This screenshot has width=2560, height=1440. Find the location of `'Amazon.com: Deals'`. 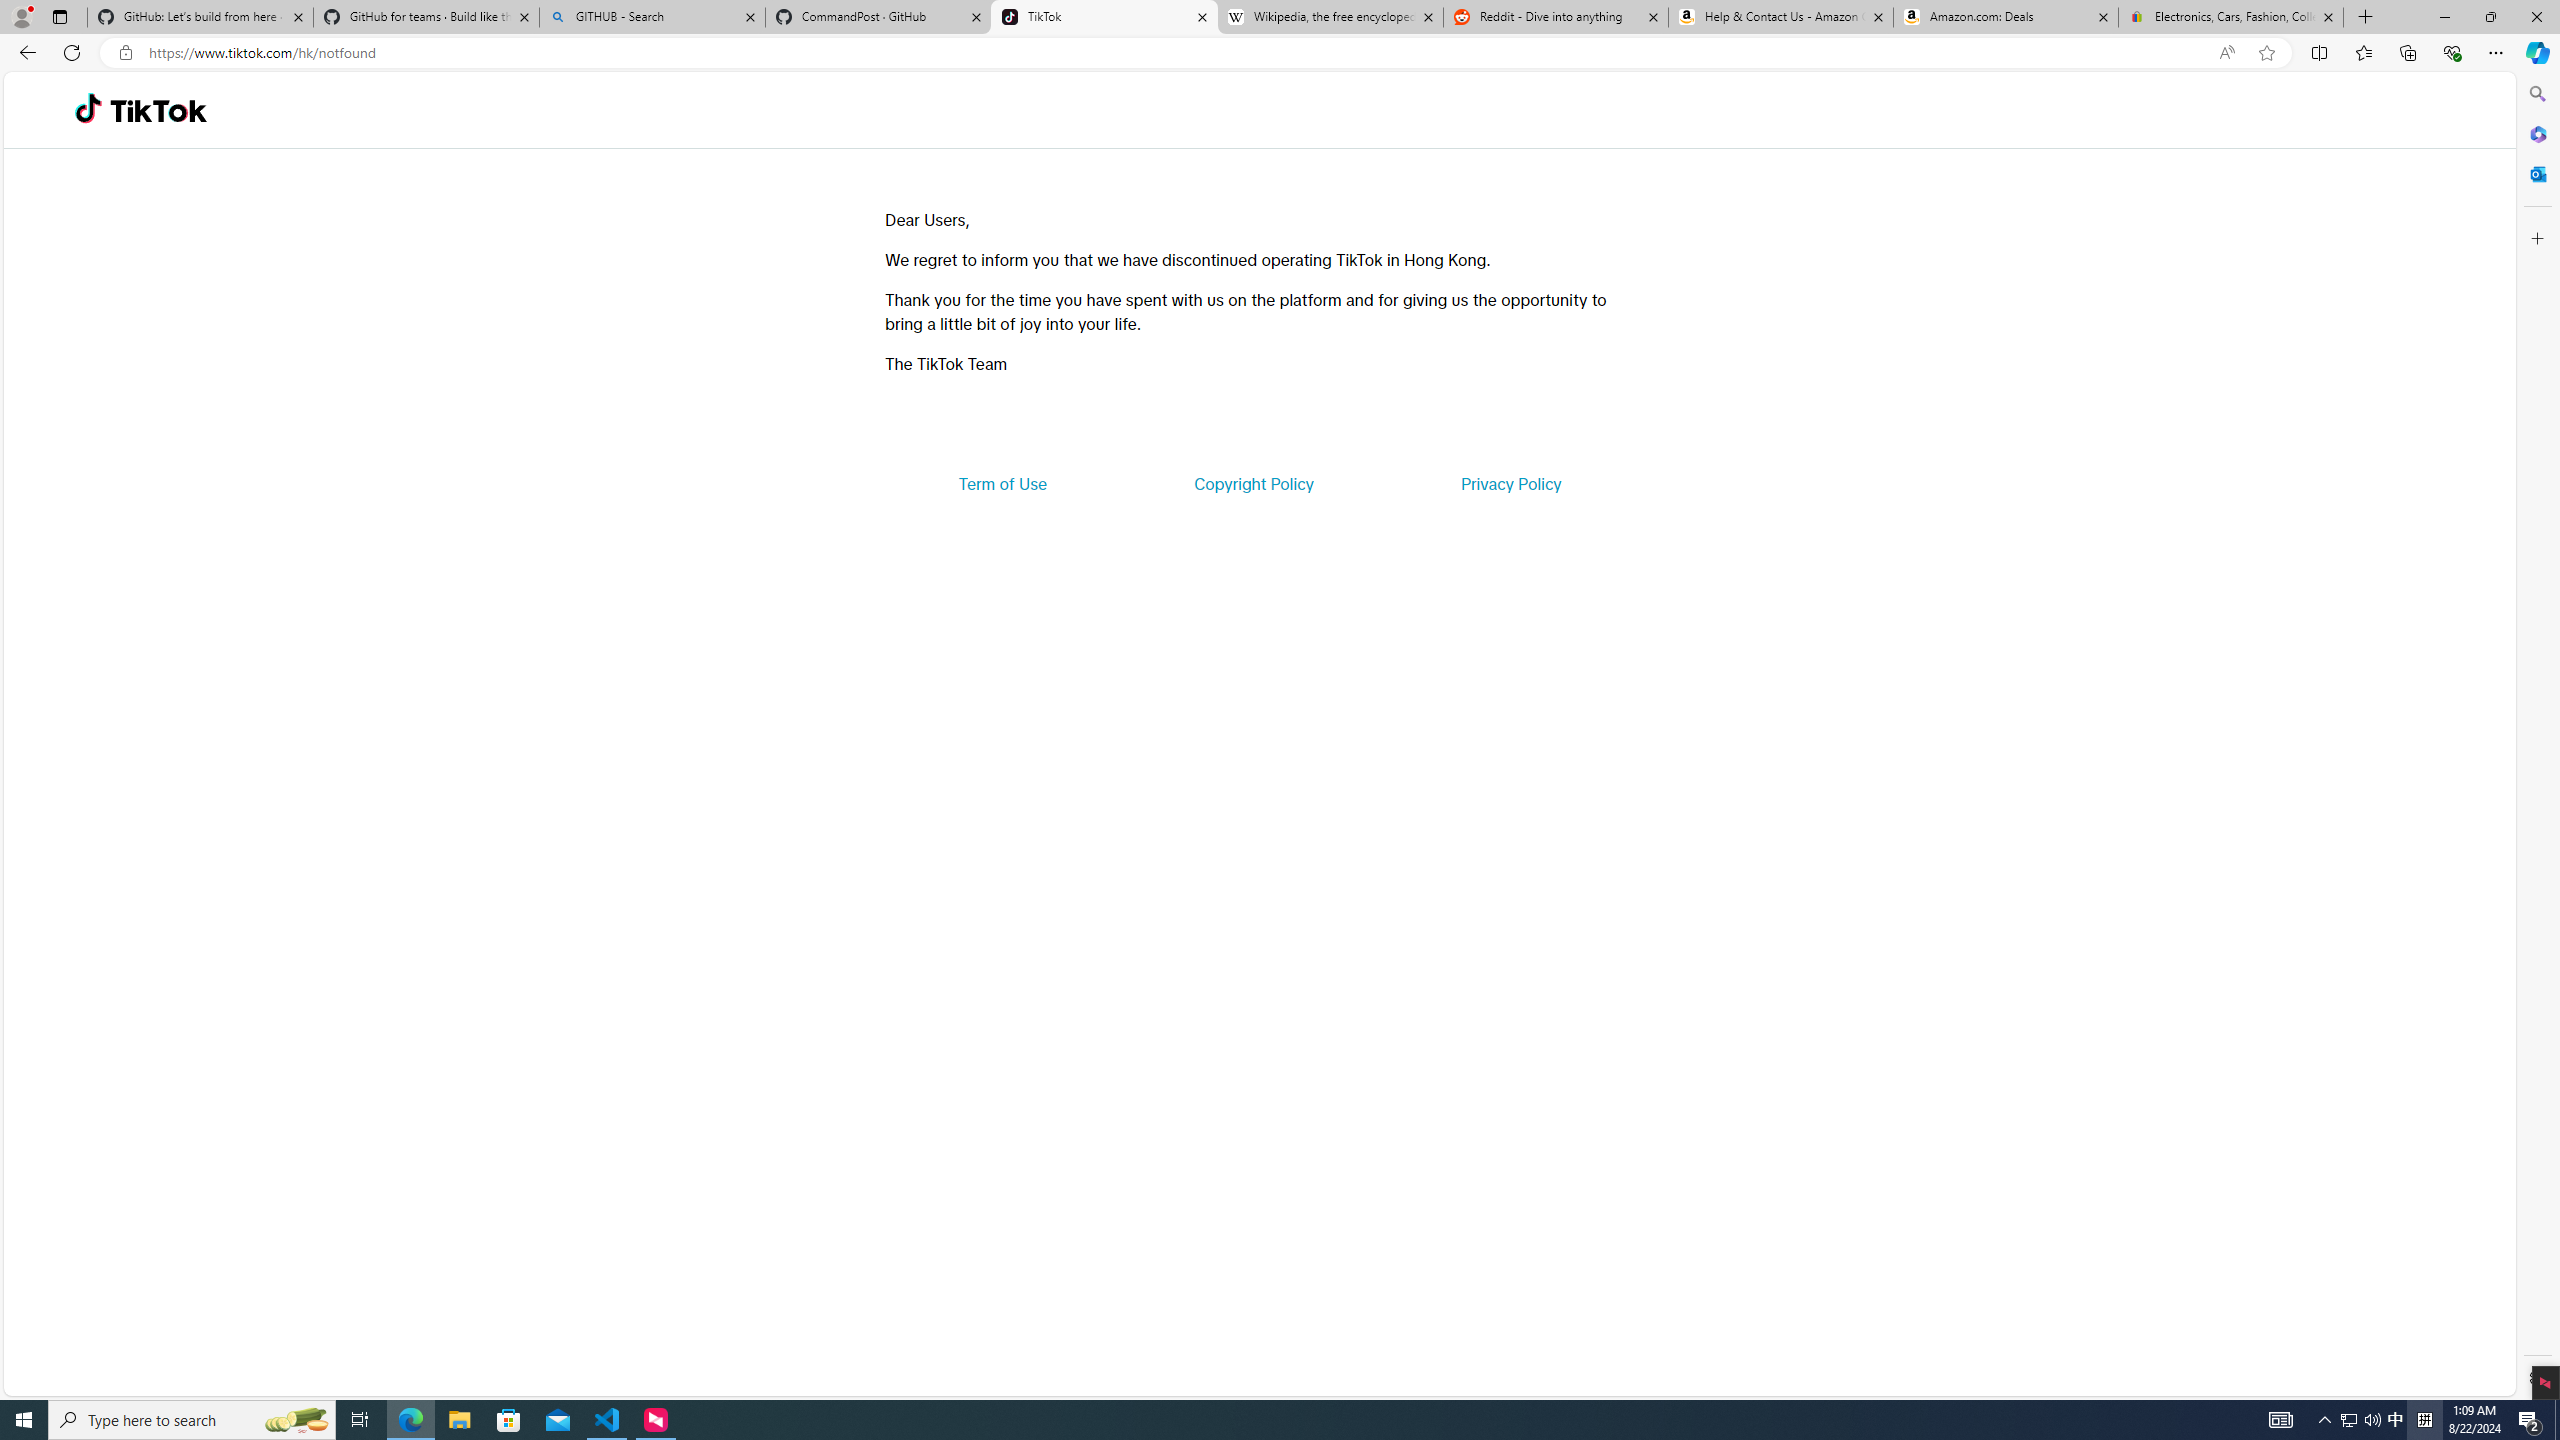

'Amazon.com: Deals' is located at coordinates (2005, 16).